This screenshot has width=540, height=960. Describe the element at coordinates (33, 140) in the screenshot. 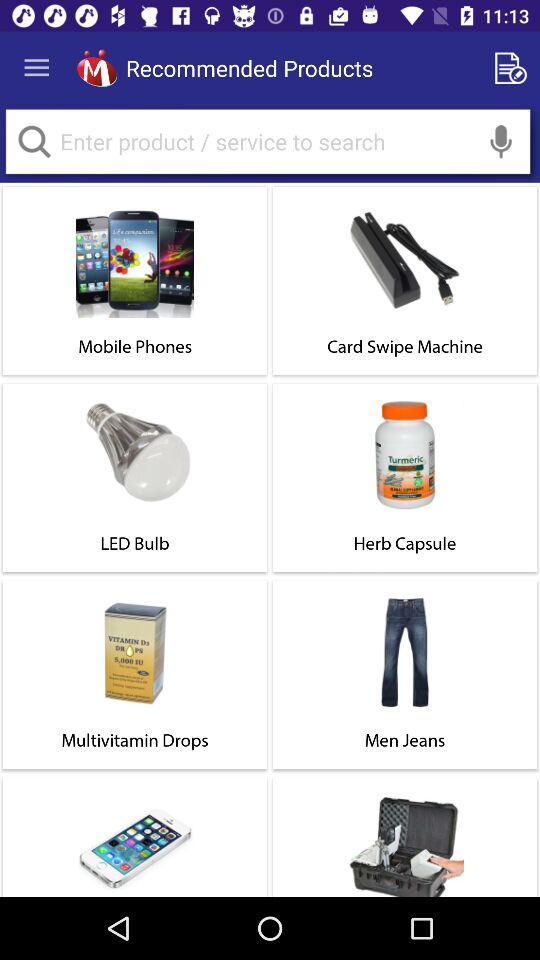

I see `quick search` at that location.